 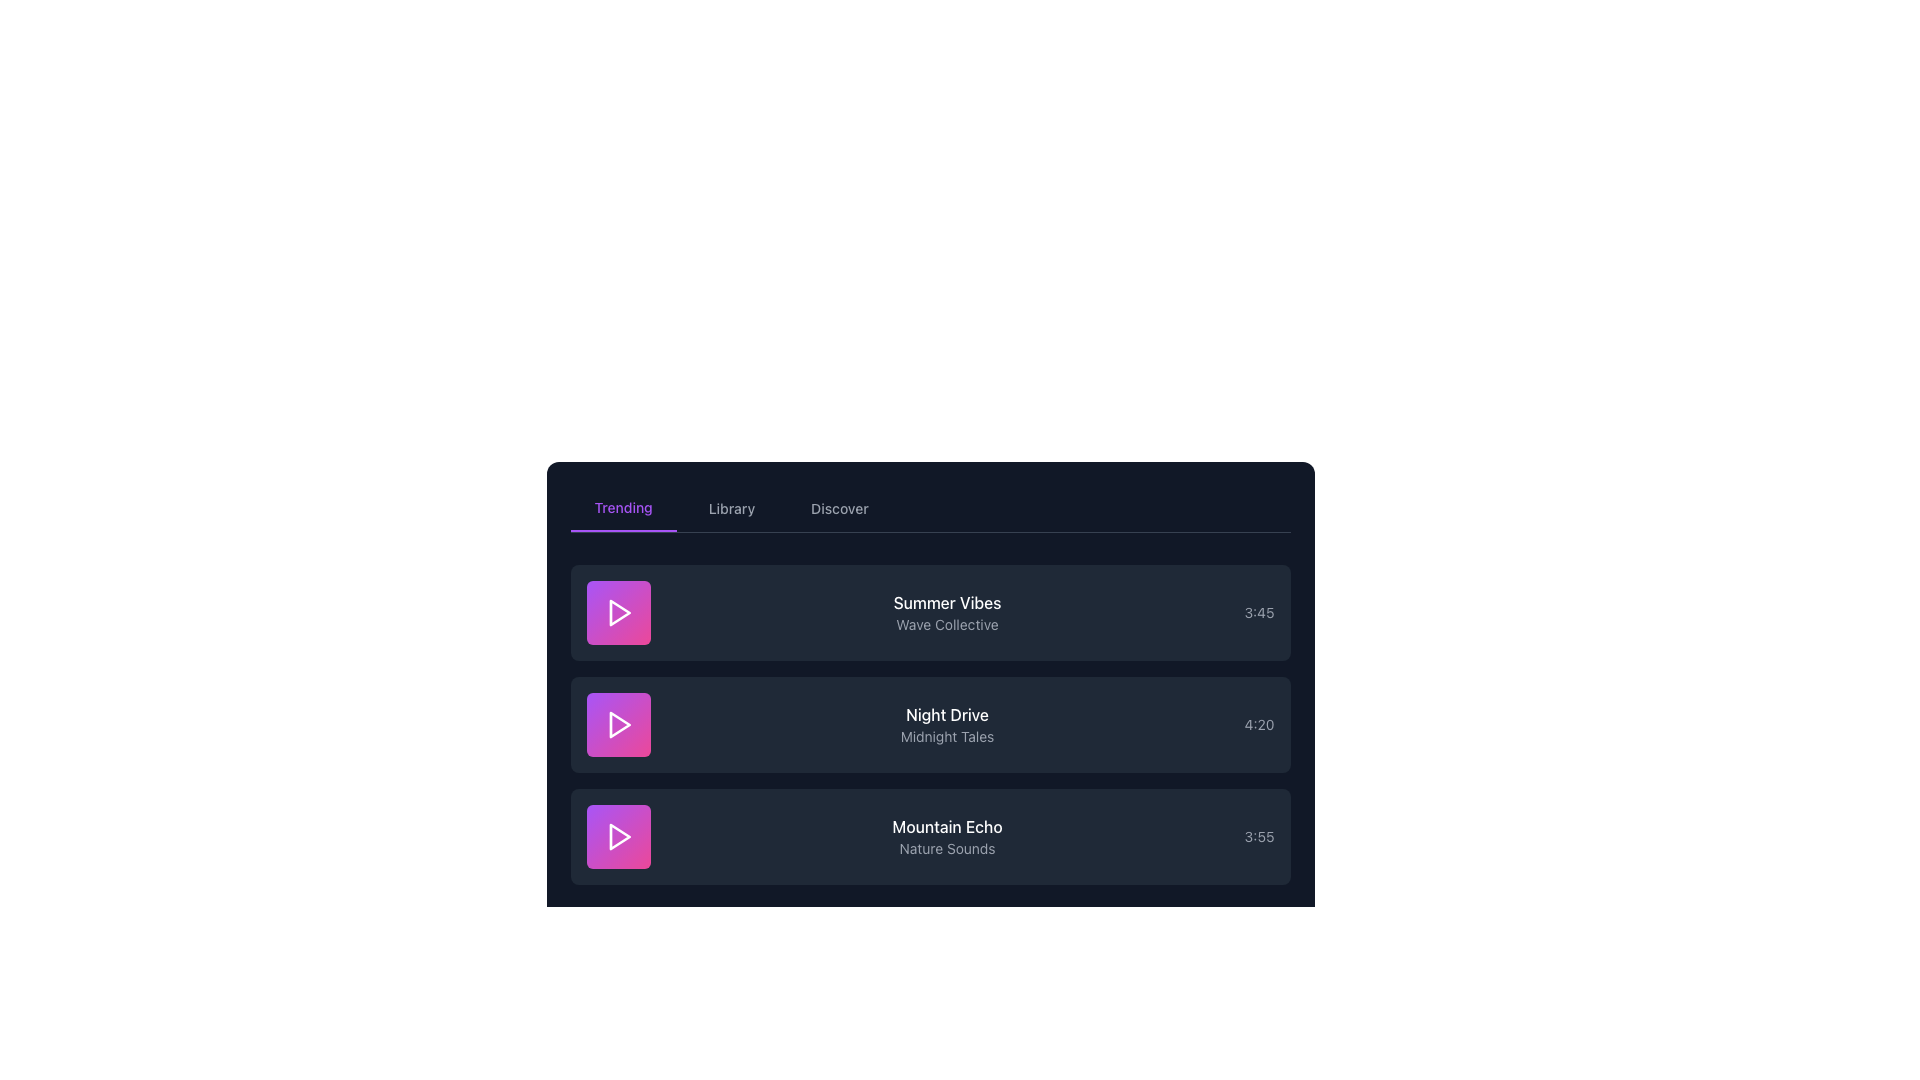 I want to click on the static text label displaying 'Nature Sounds', which is located directly below 'Mountain Echo' in a light gray font, so click(x=946, y=848).